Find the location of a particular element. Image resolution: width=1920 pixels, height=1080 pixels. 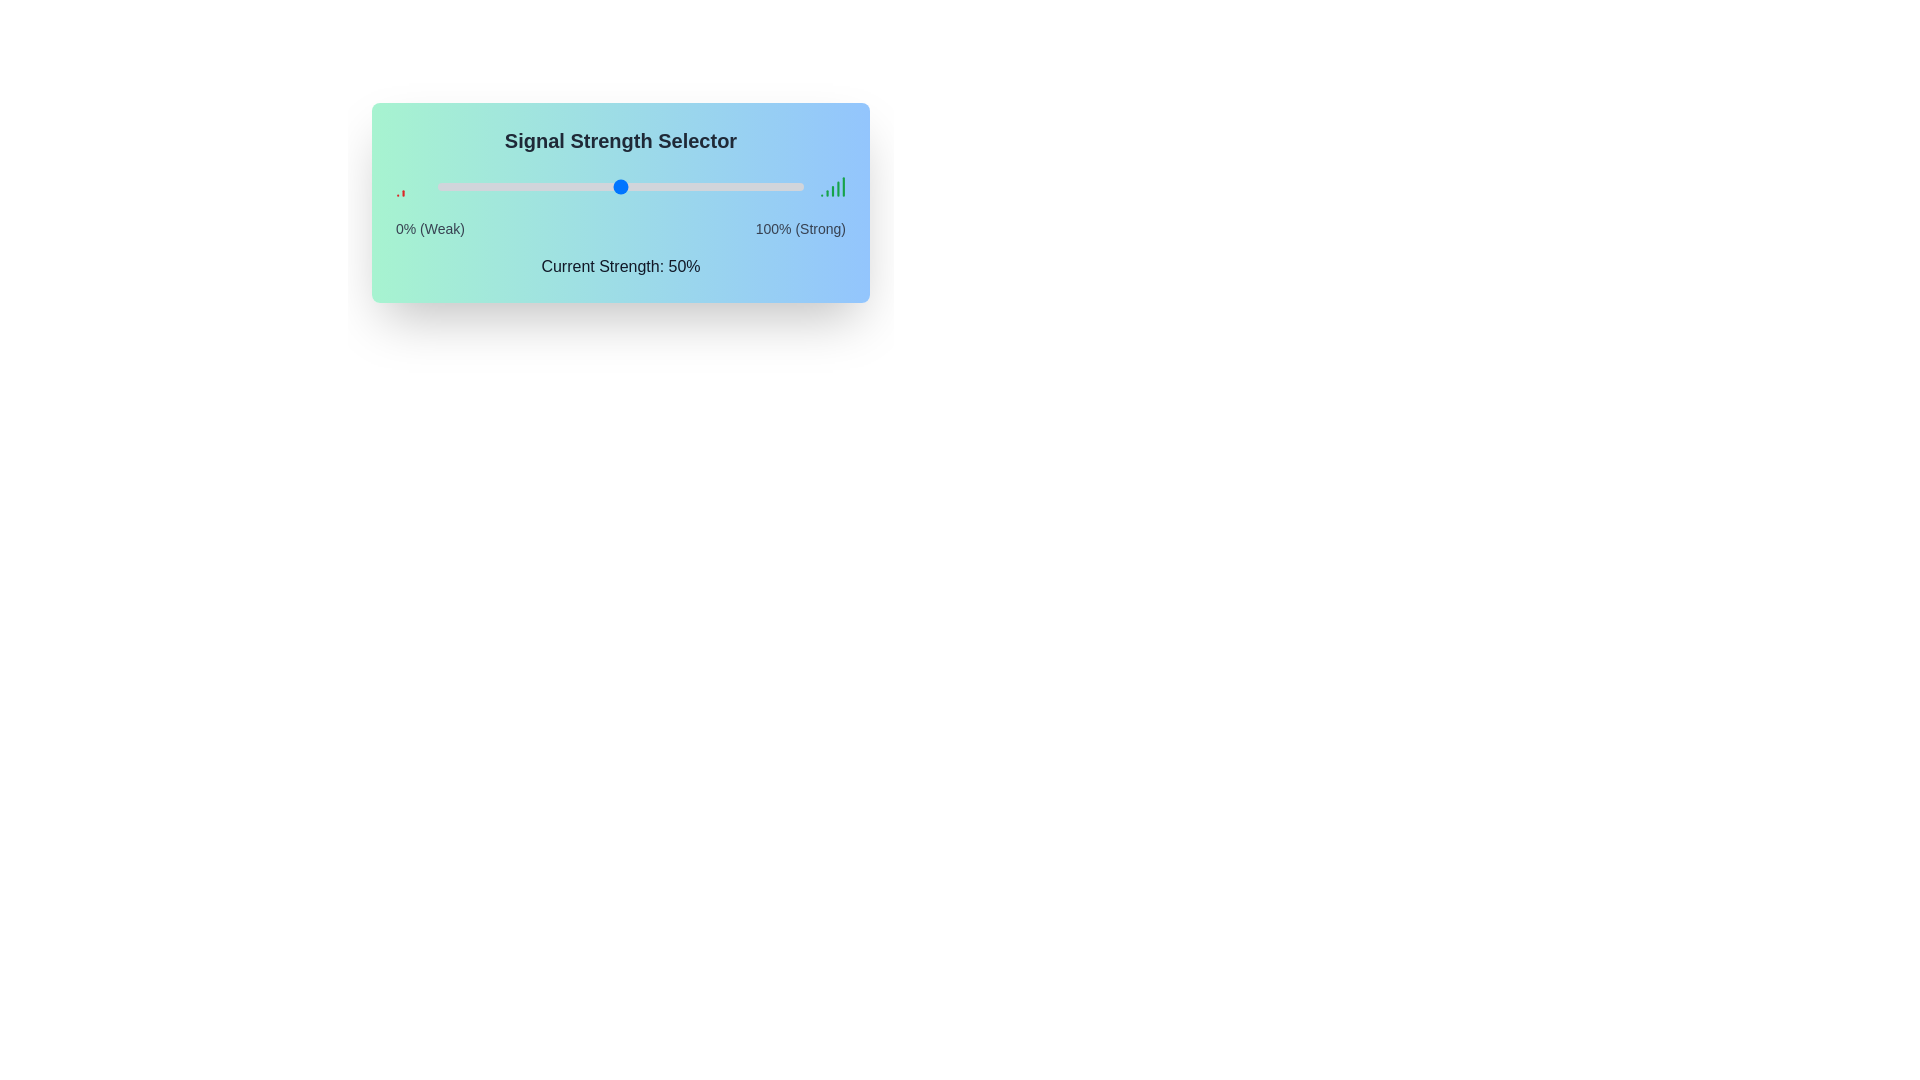

the signal strength slider to 33% is located at coordinates (558, 186).